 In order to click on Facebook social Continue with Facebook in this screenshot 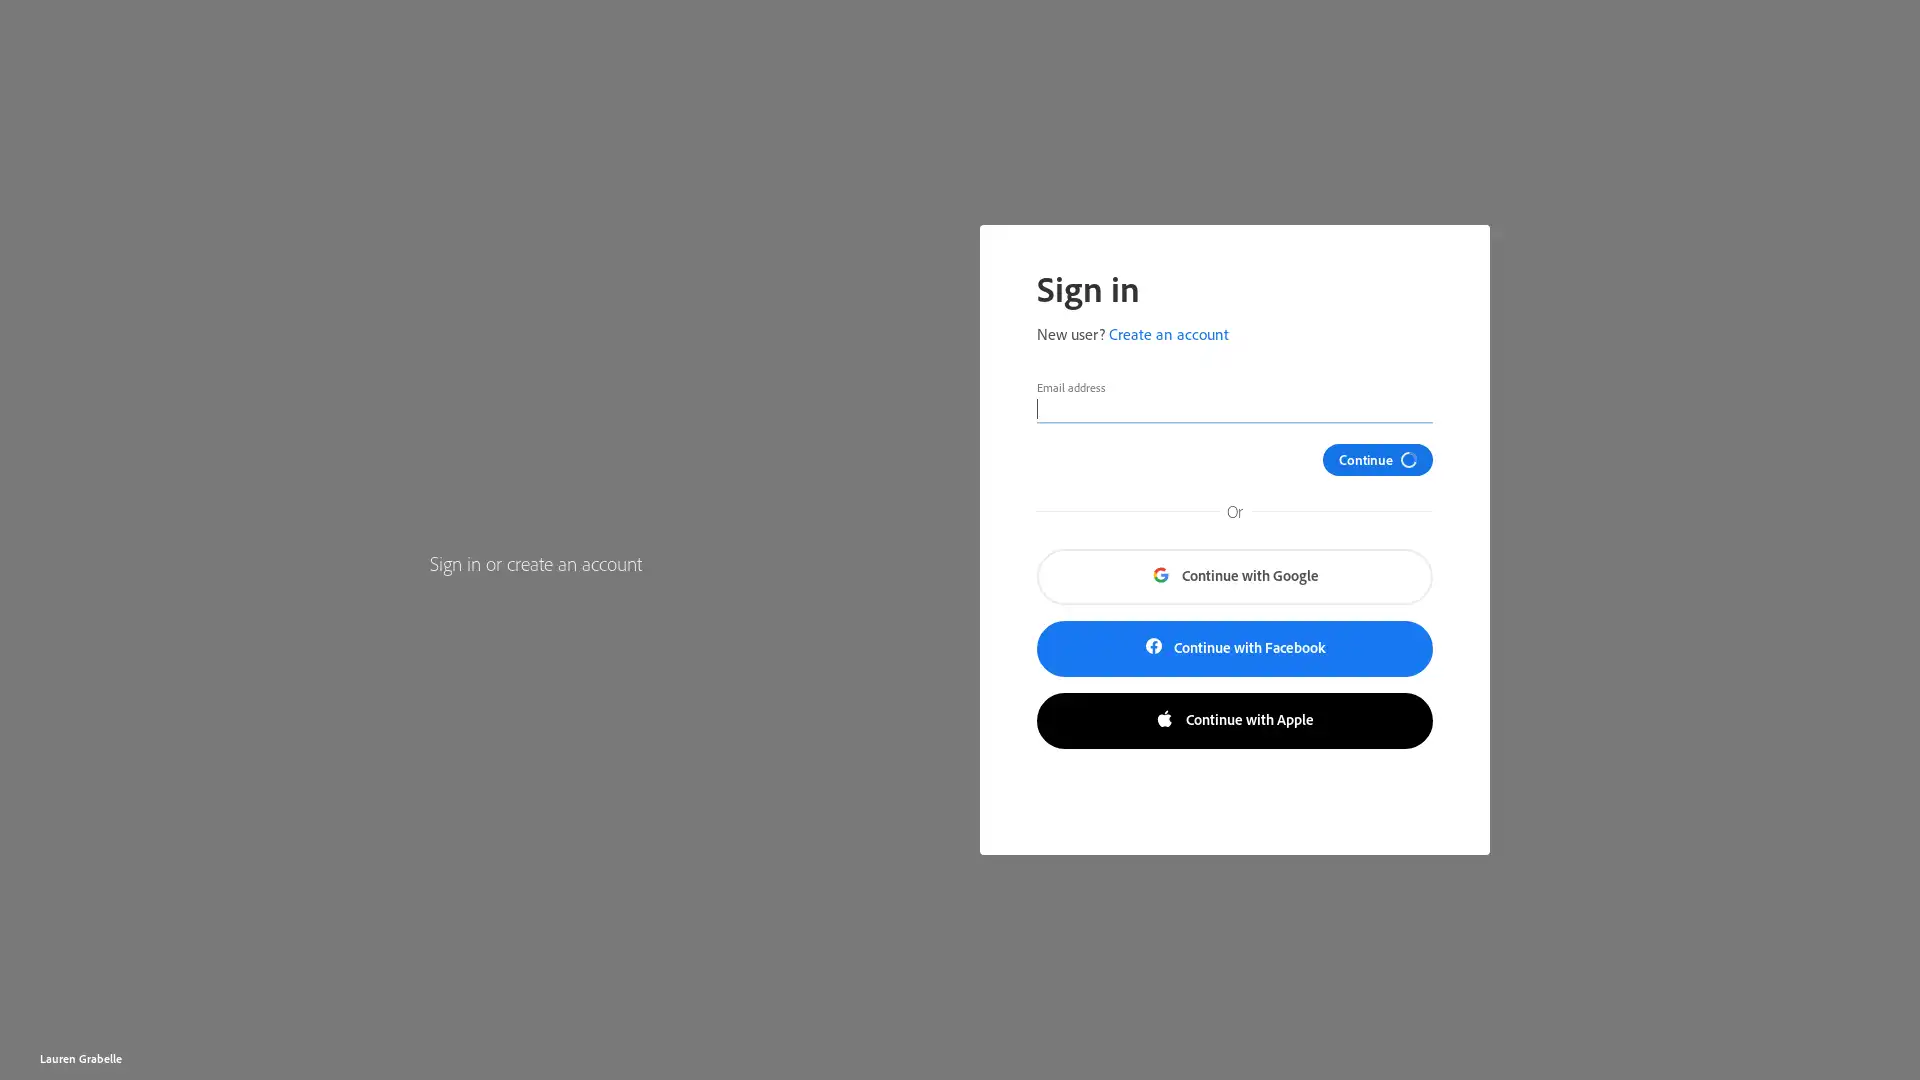, I will do `click(1233, 648)`.